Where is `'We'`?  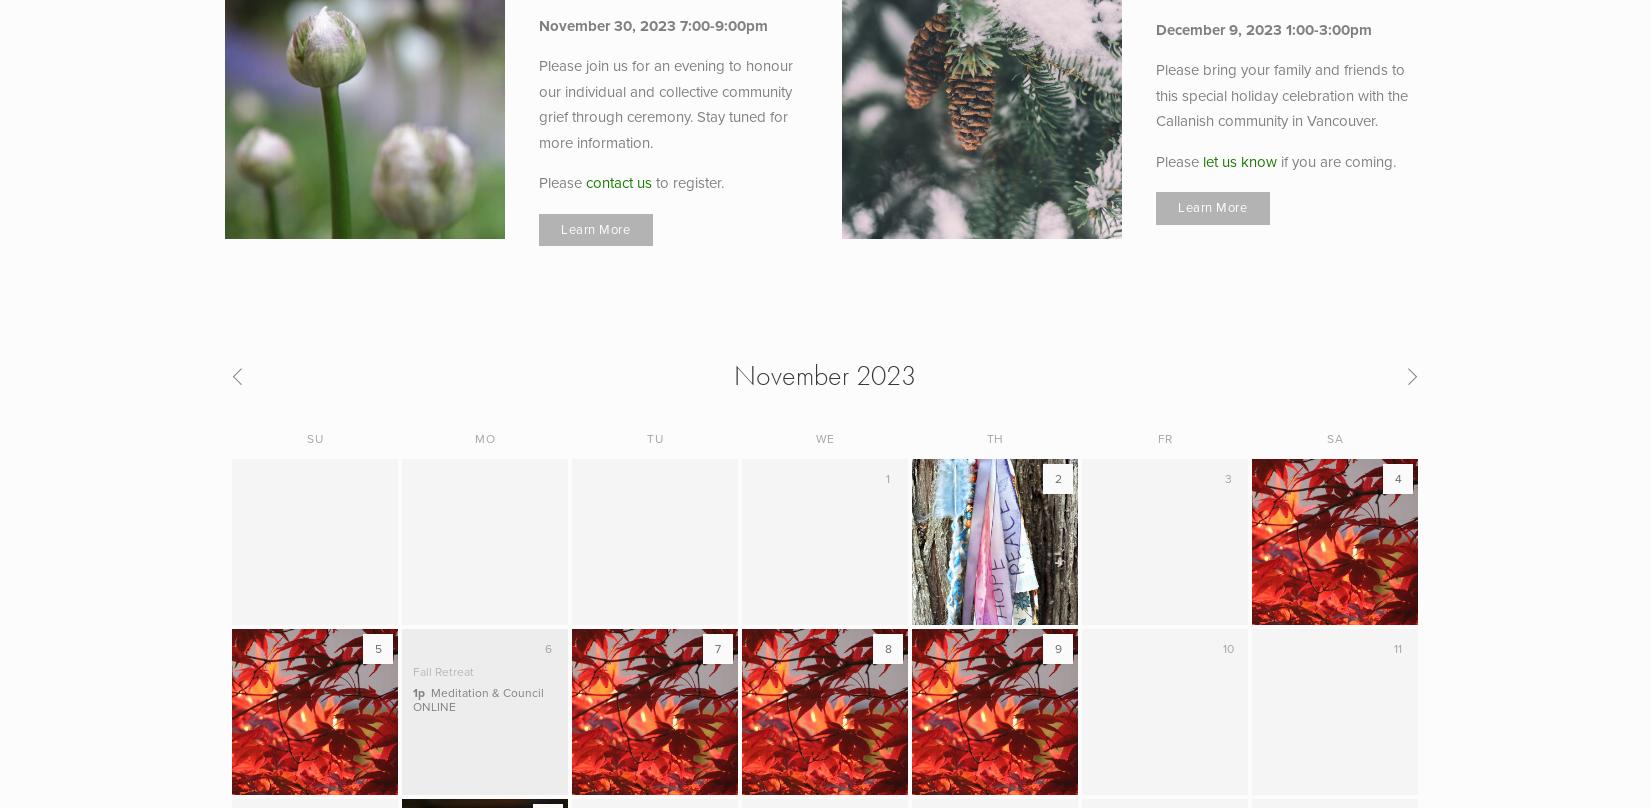 'We' is located at coordinates (813, 438).